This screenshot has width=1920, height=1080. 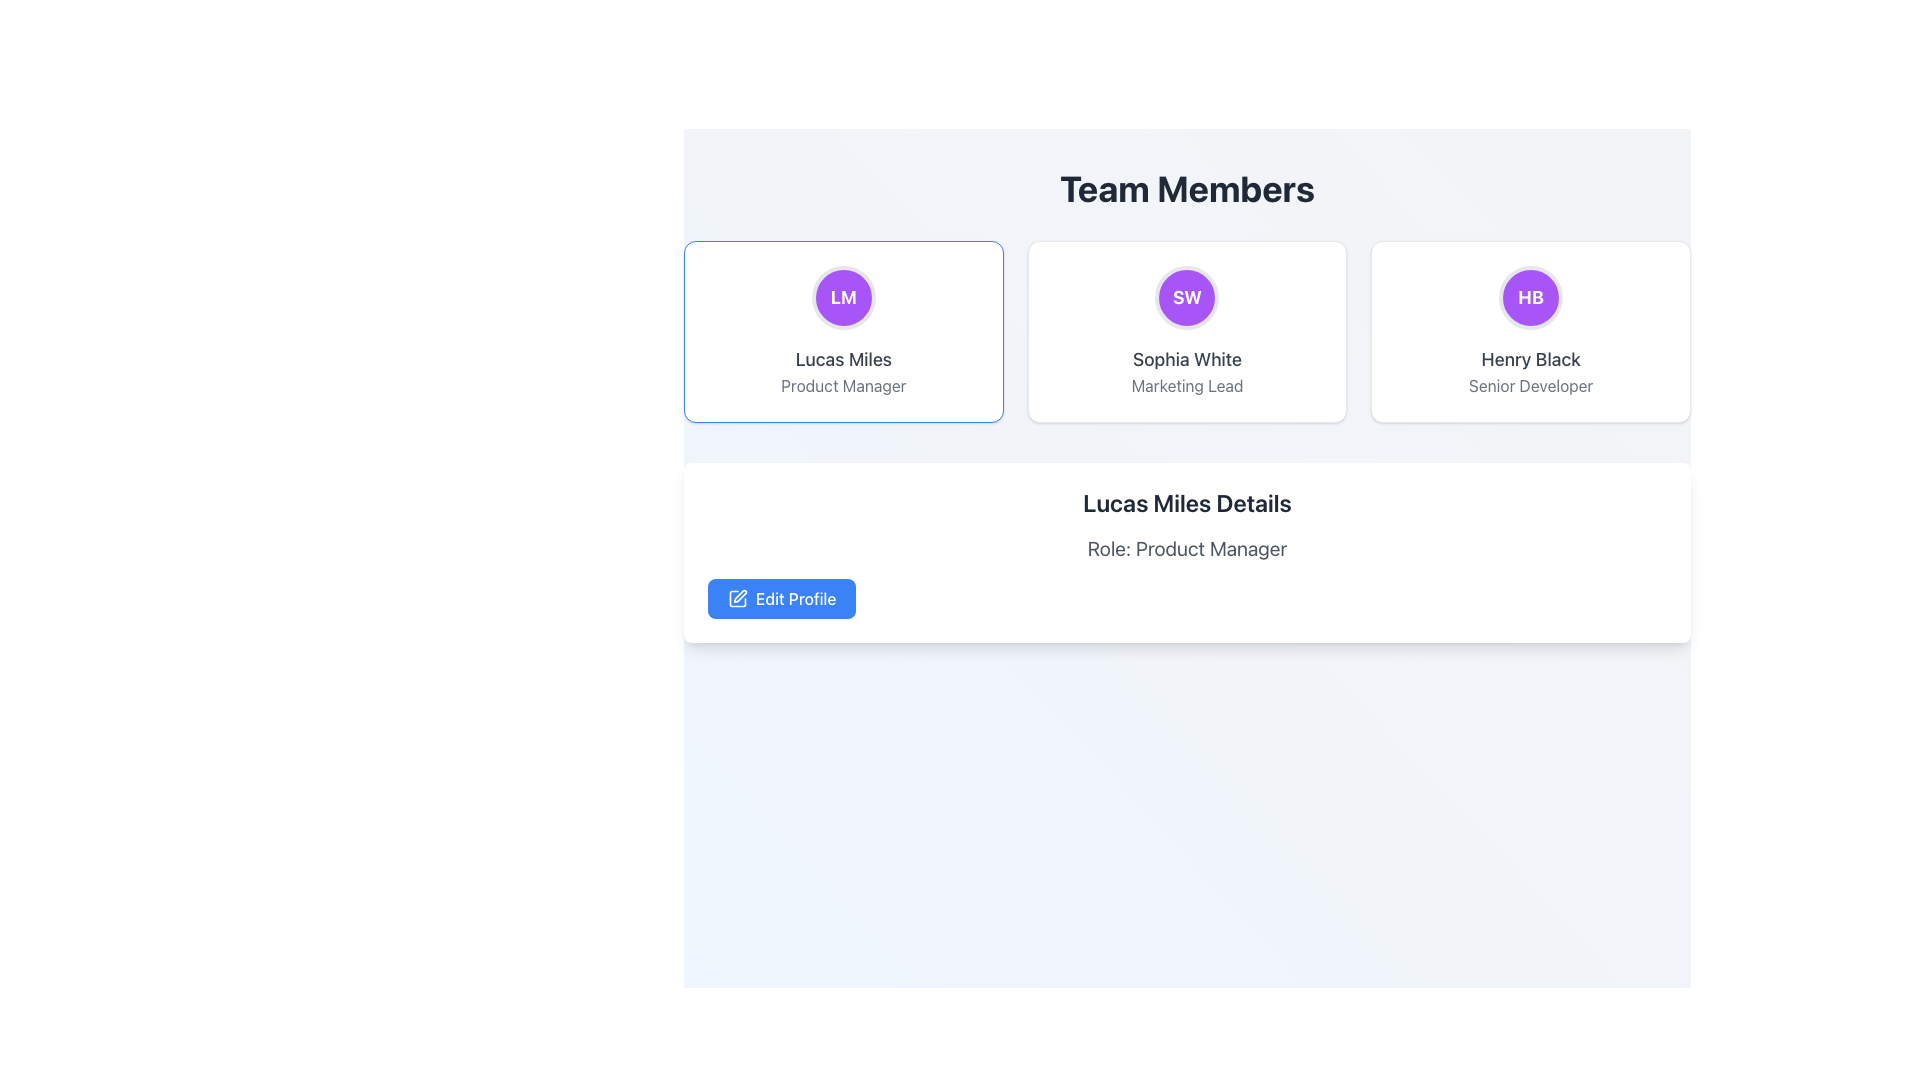 What do you see at coordinates (1187, 189) in the screenshot?
I see `heading text 'Team Members' which is prominently displayed in bold at the top of the section` at bounding box center [1187, 189].